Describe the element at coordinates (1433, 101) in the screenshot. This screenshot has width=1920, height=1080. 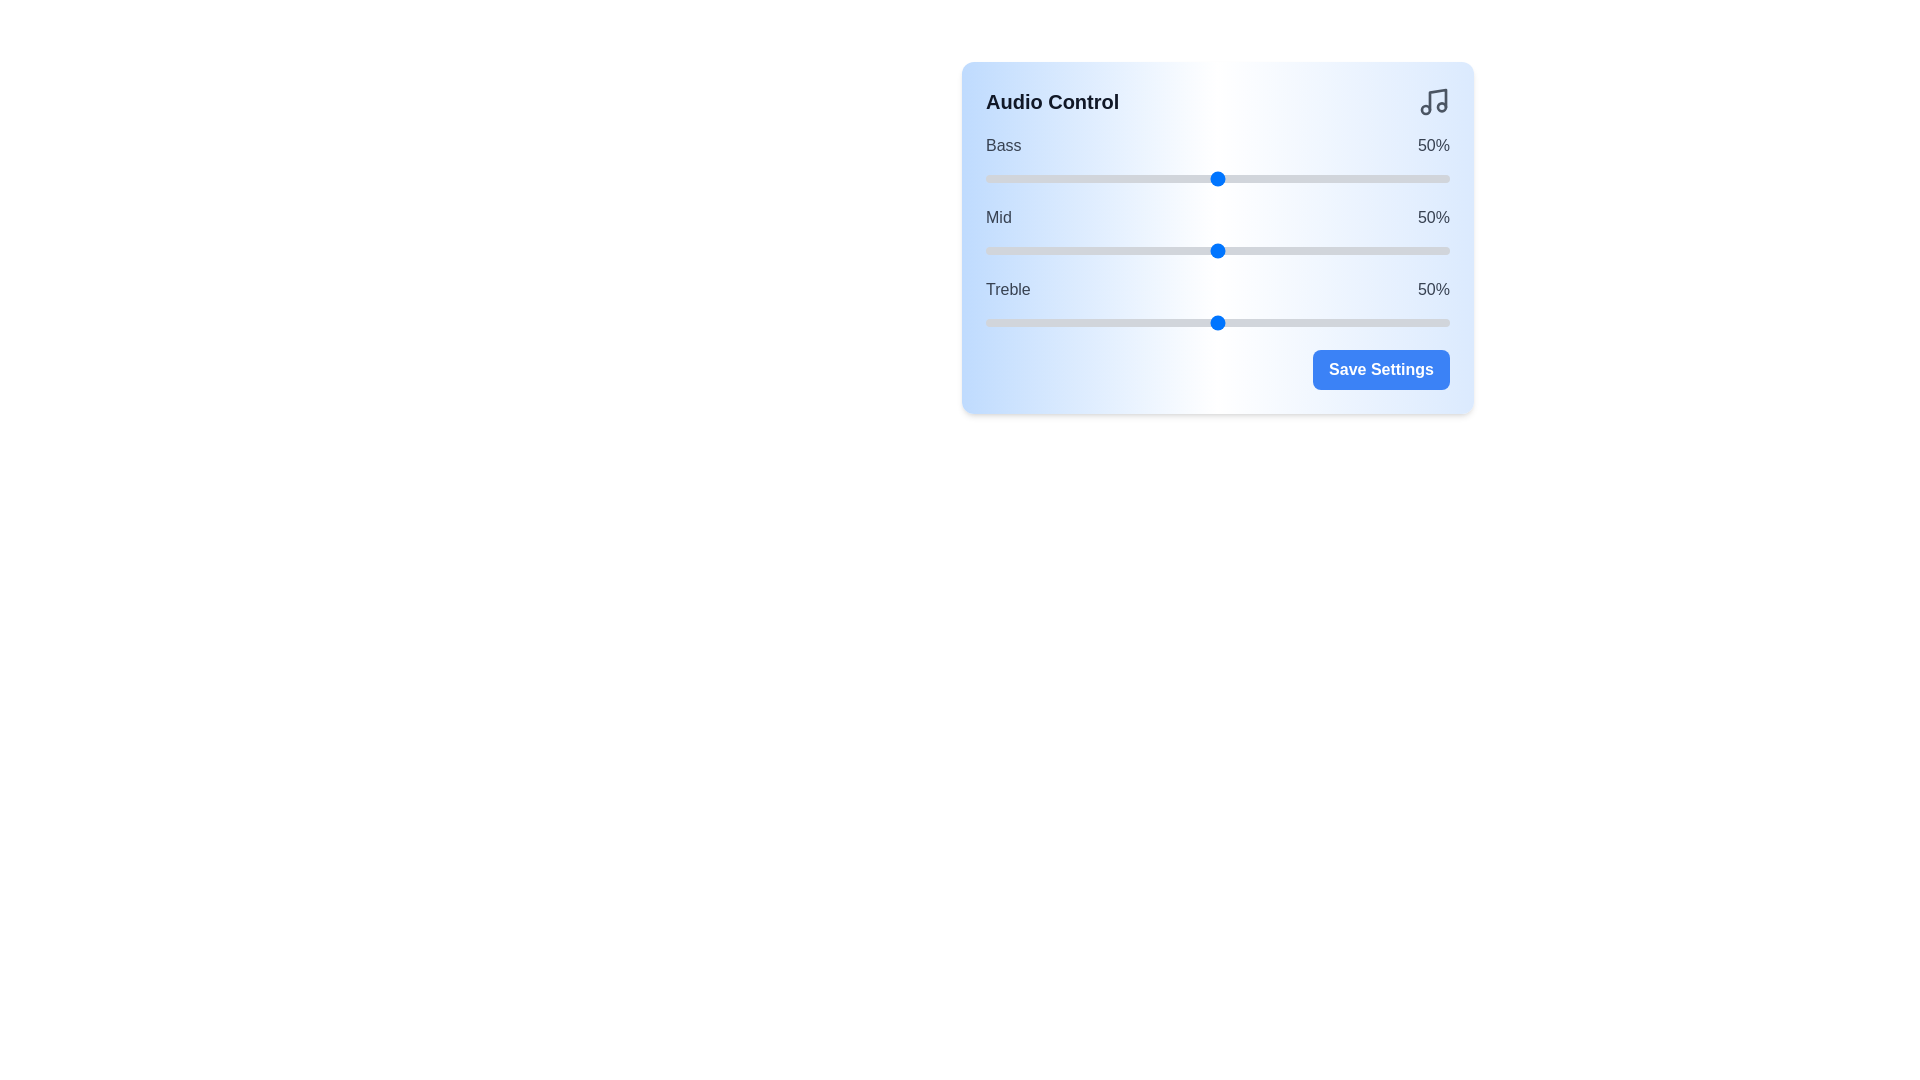
I see `the Music icon` at that location.